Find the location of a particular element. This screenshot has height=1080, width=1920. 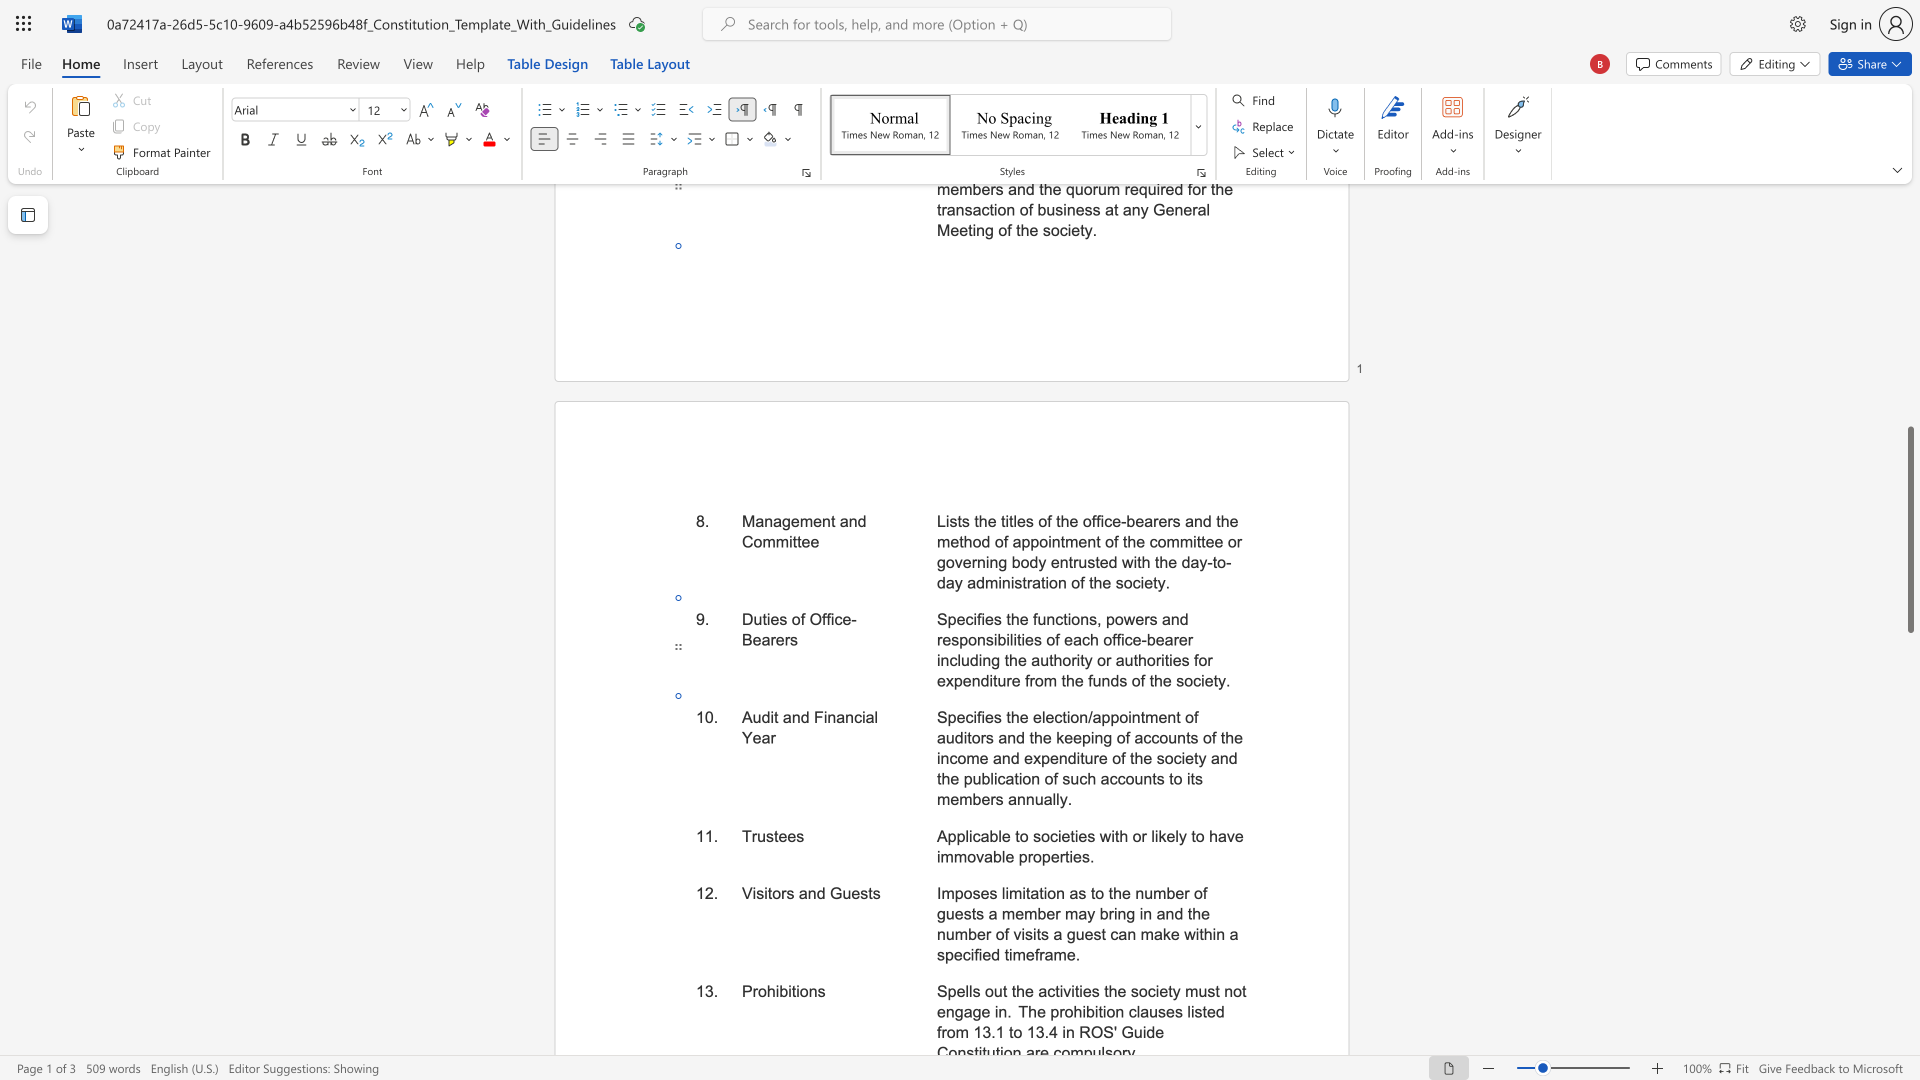

the 3th character "o" in the text is located at coordinates (1137, 836).